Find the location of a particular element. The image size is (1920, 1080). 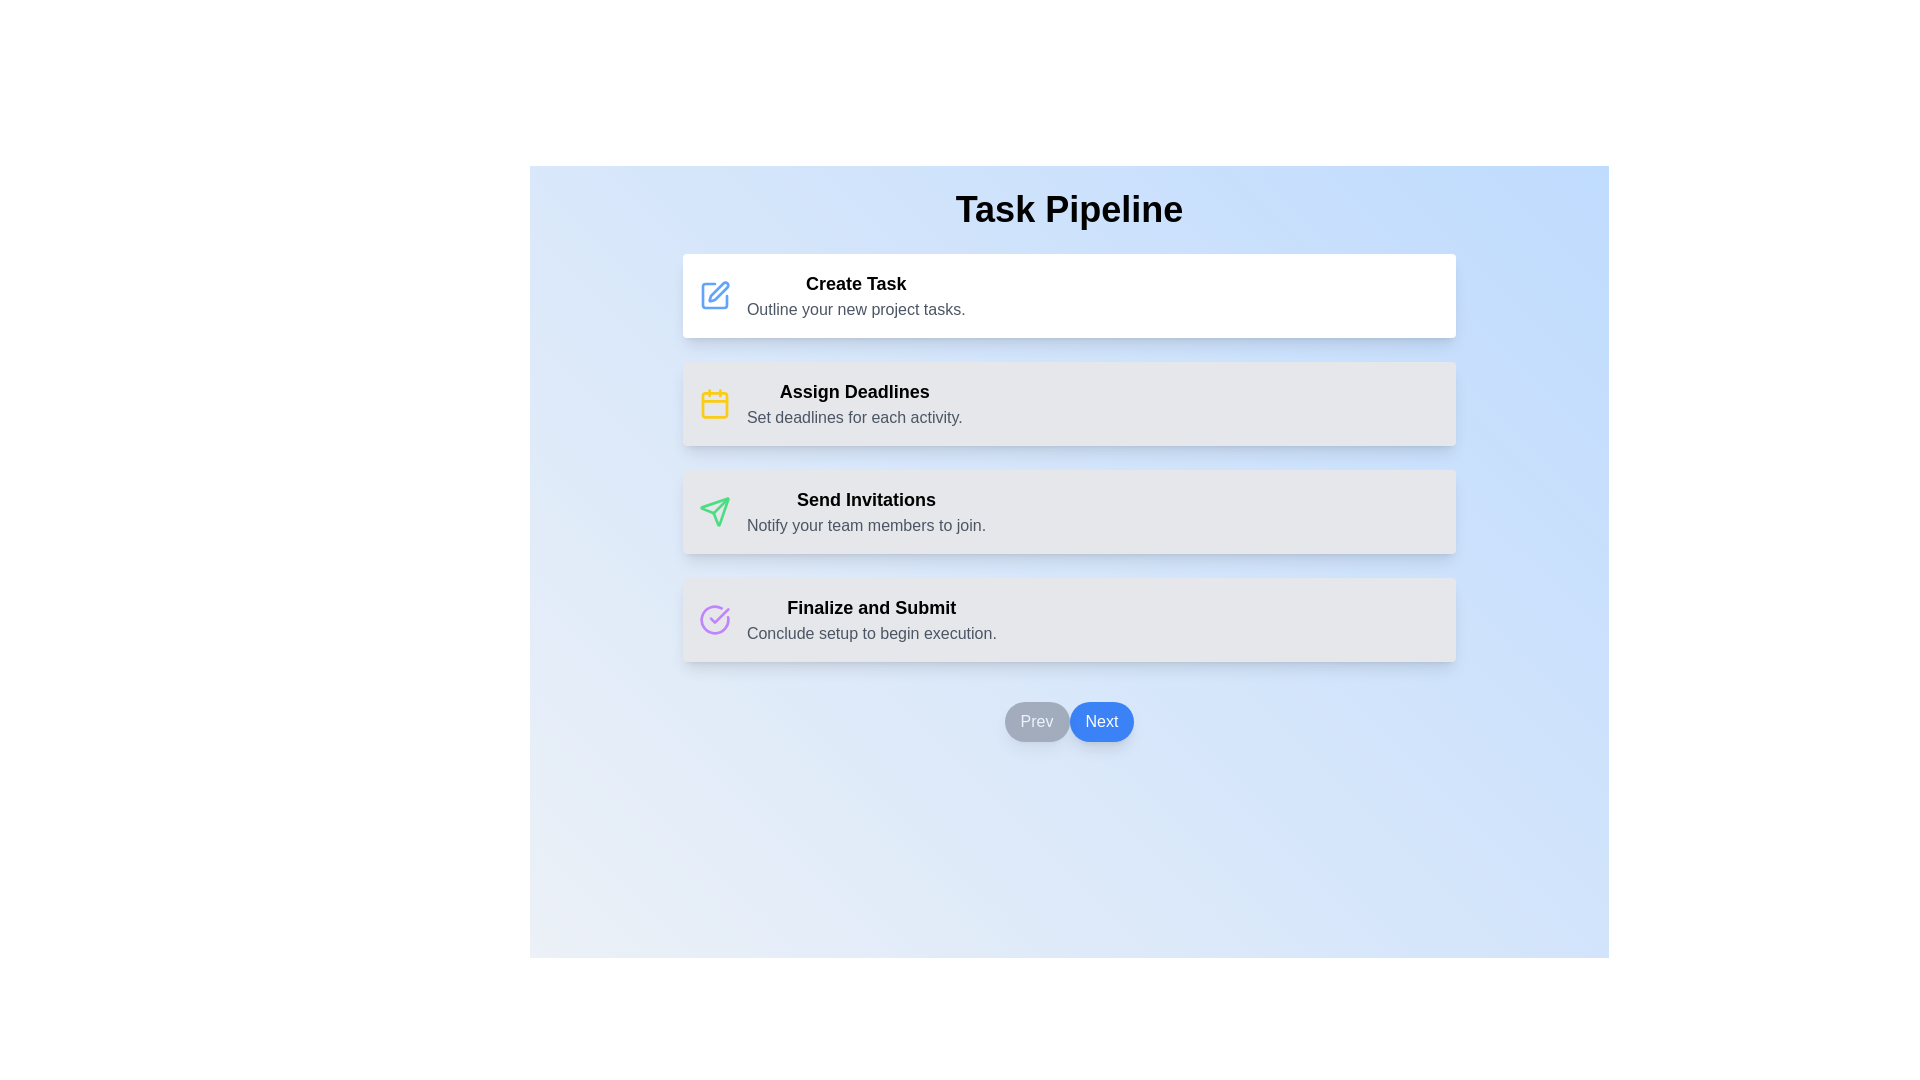

the checked state icon, which is a subcomponent of a larger circular checkmark icon located near the bottom-right corner of the interface is located at coordinates (719, 615).